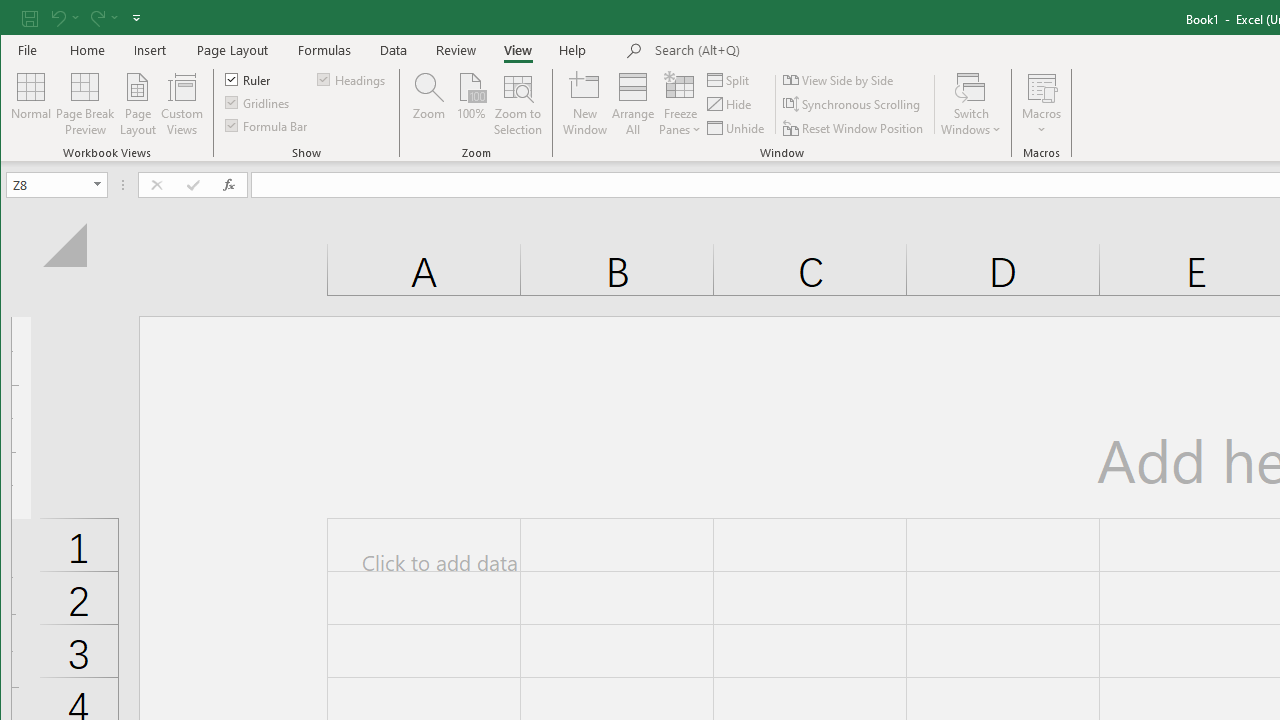 The height and width of the screenshot is (720, 1280). What do you see at coordinates (572, 49) in the screenshot?
I see `'Help'` at bounding box center [572, 49].